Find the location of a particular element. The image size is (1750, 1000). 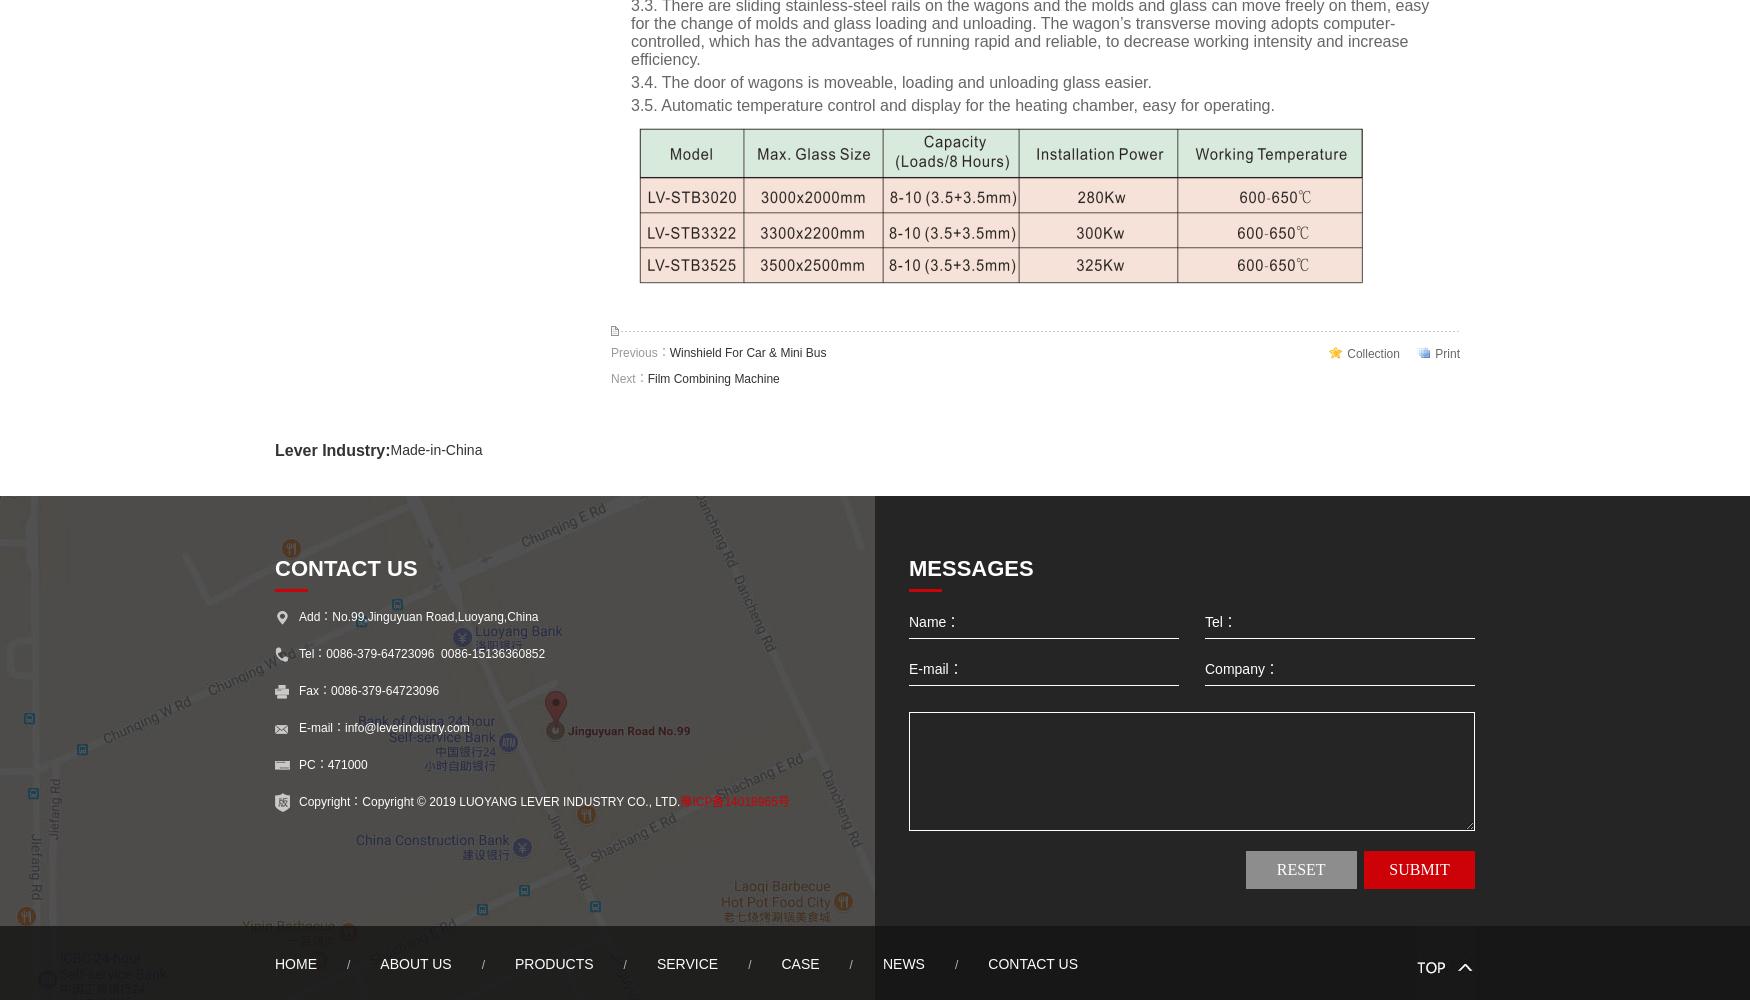

'E-mail：info@leverindustry.com' is located at coordinates (382, 727).